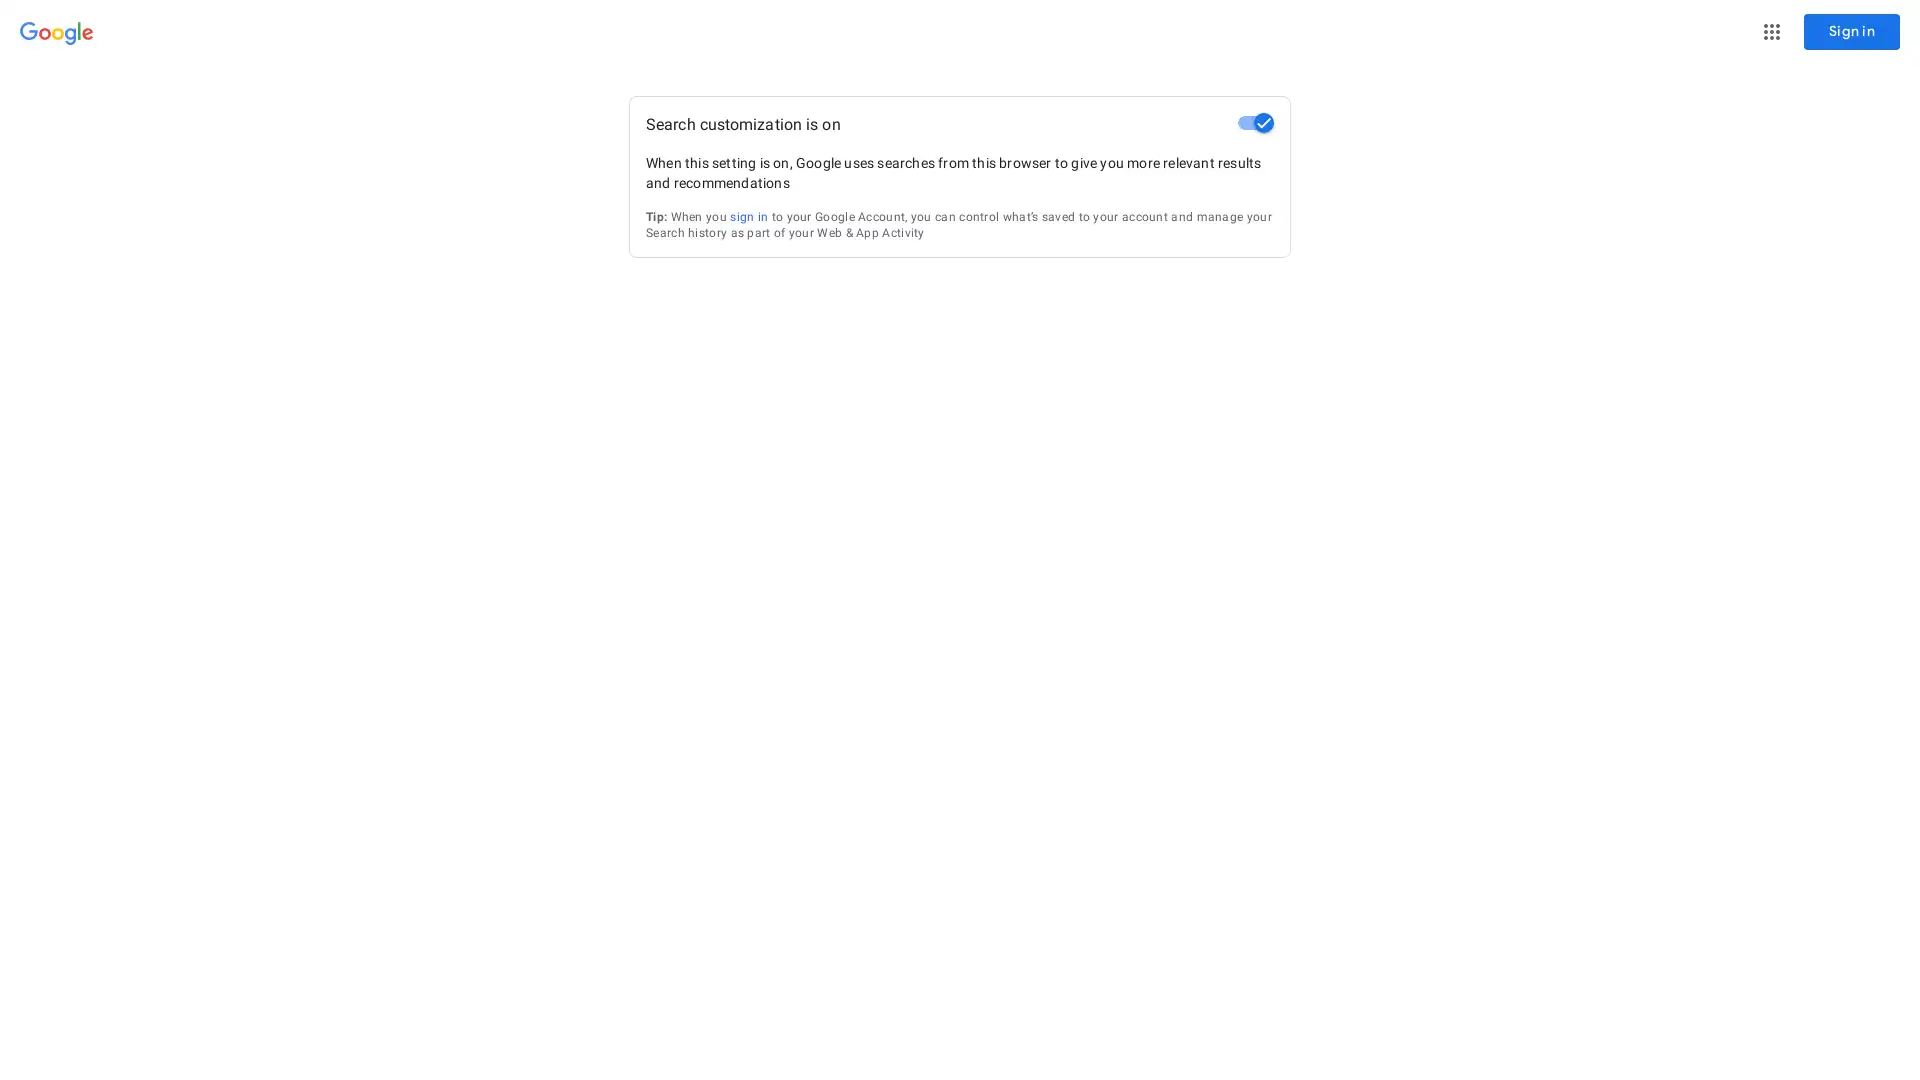  Describe the element at coordinates (1771, 31) in the screenshot. I see `Google apps` at that location.